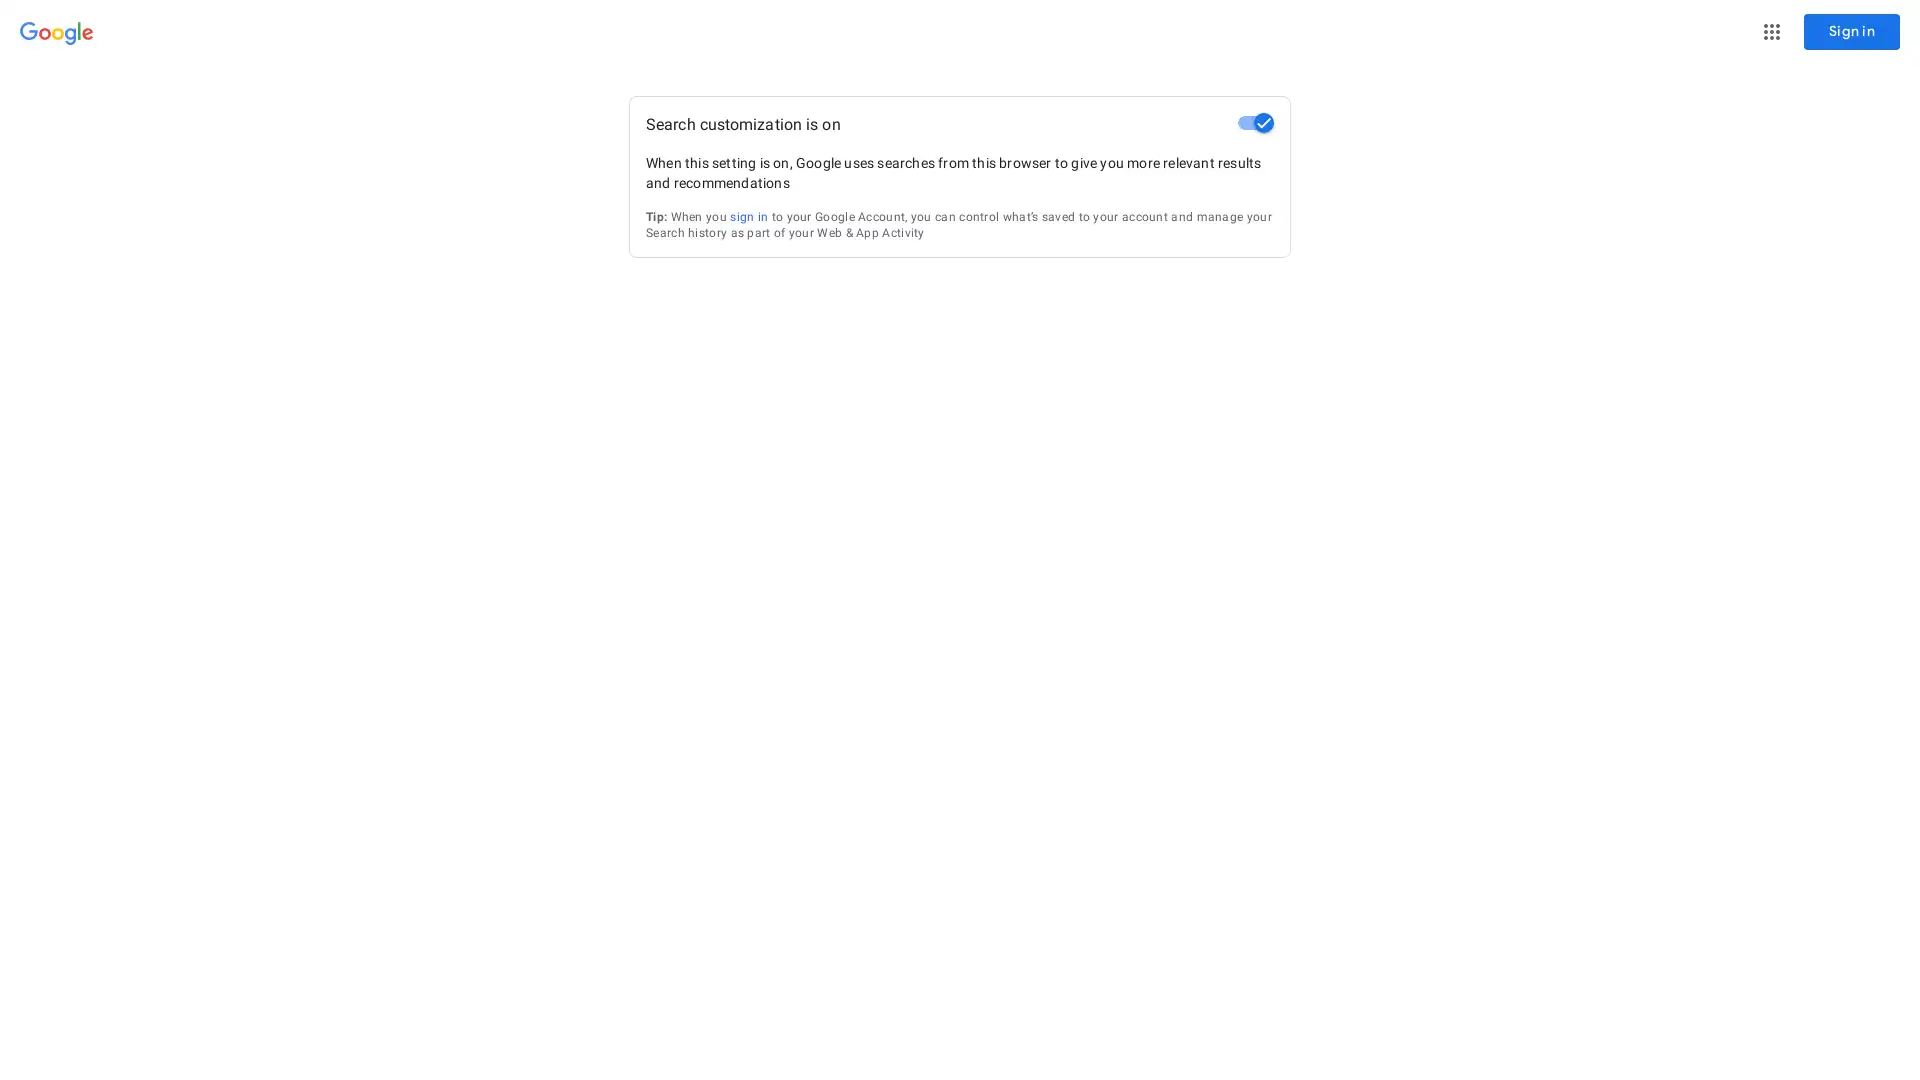  Describe the element at coordinates (1771, 31) in the screenshot. I see `Google apps` at that location.